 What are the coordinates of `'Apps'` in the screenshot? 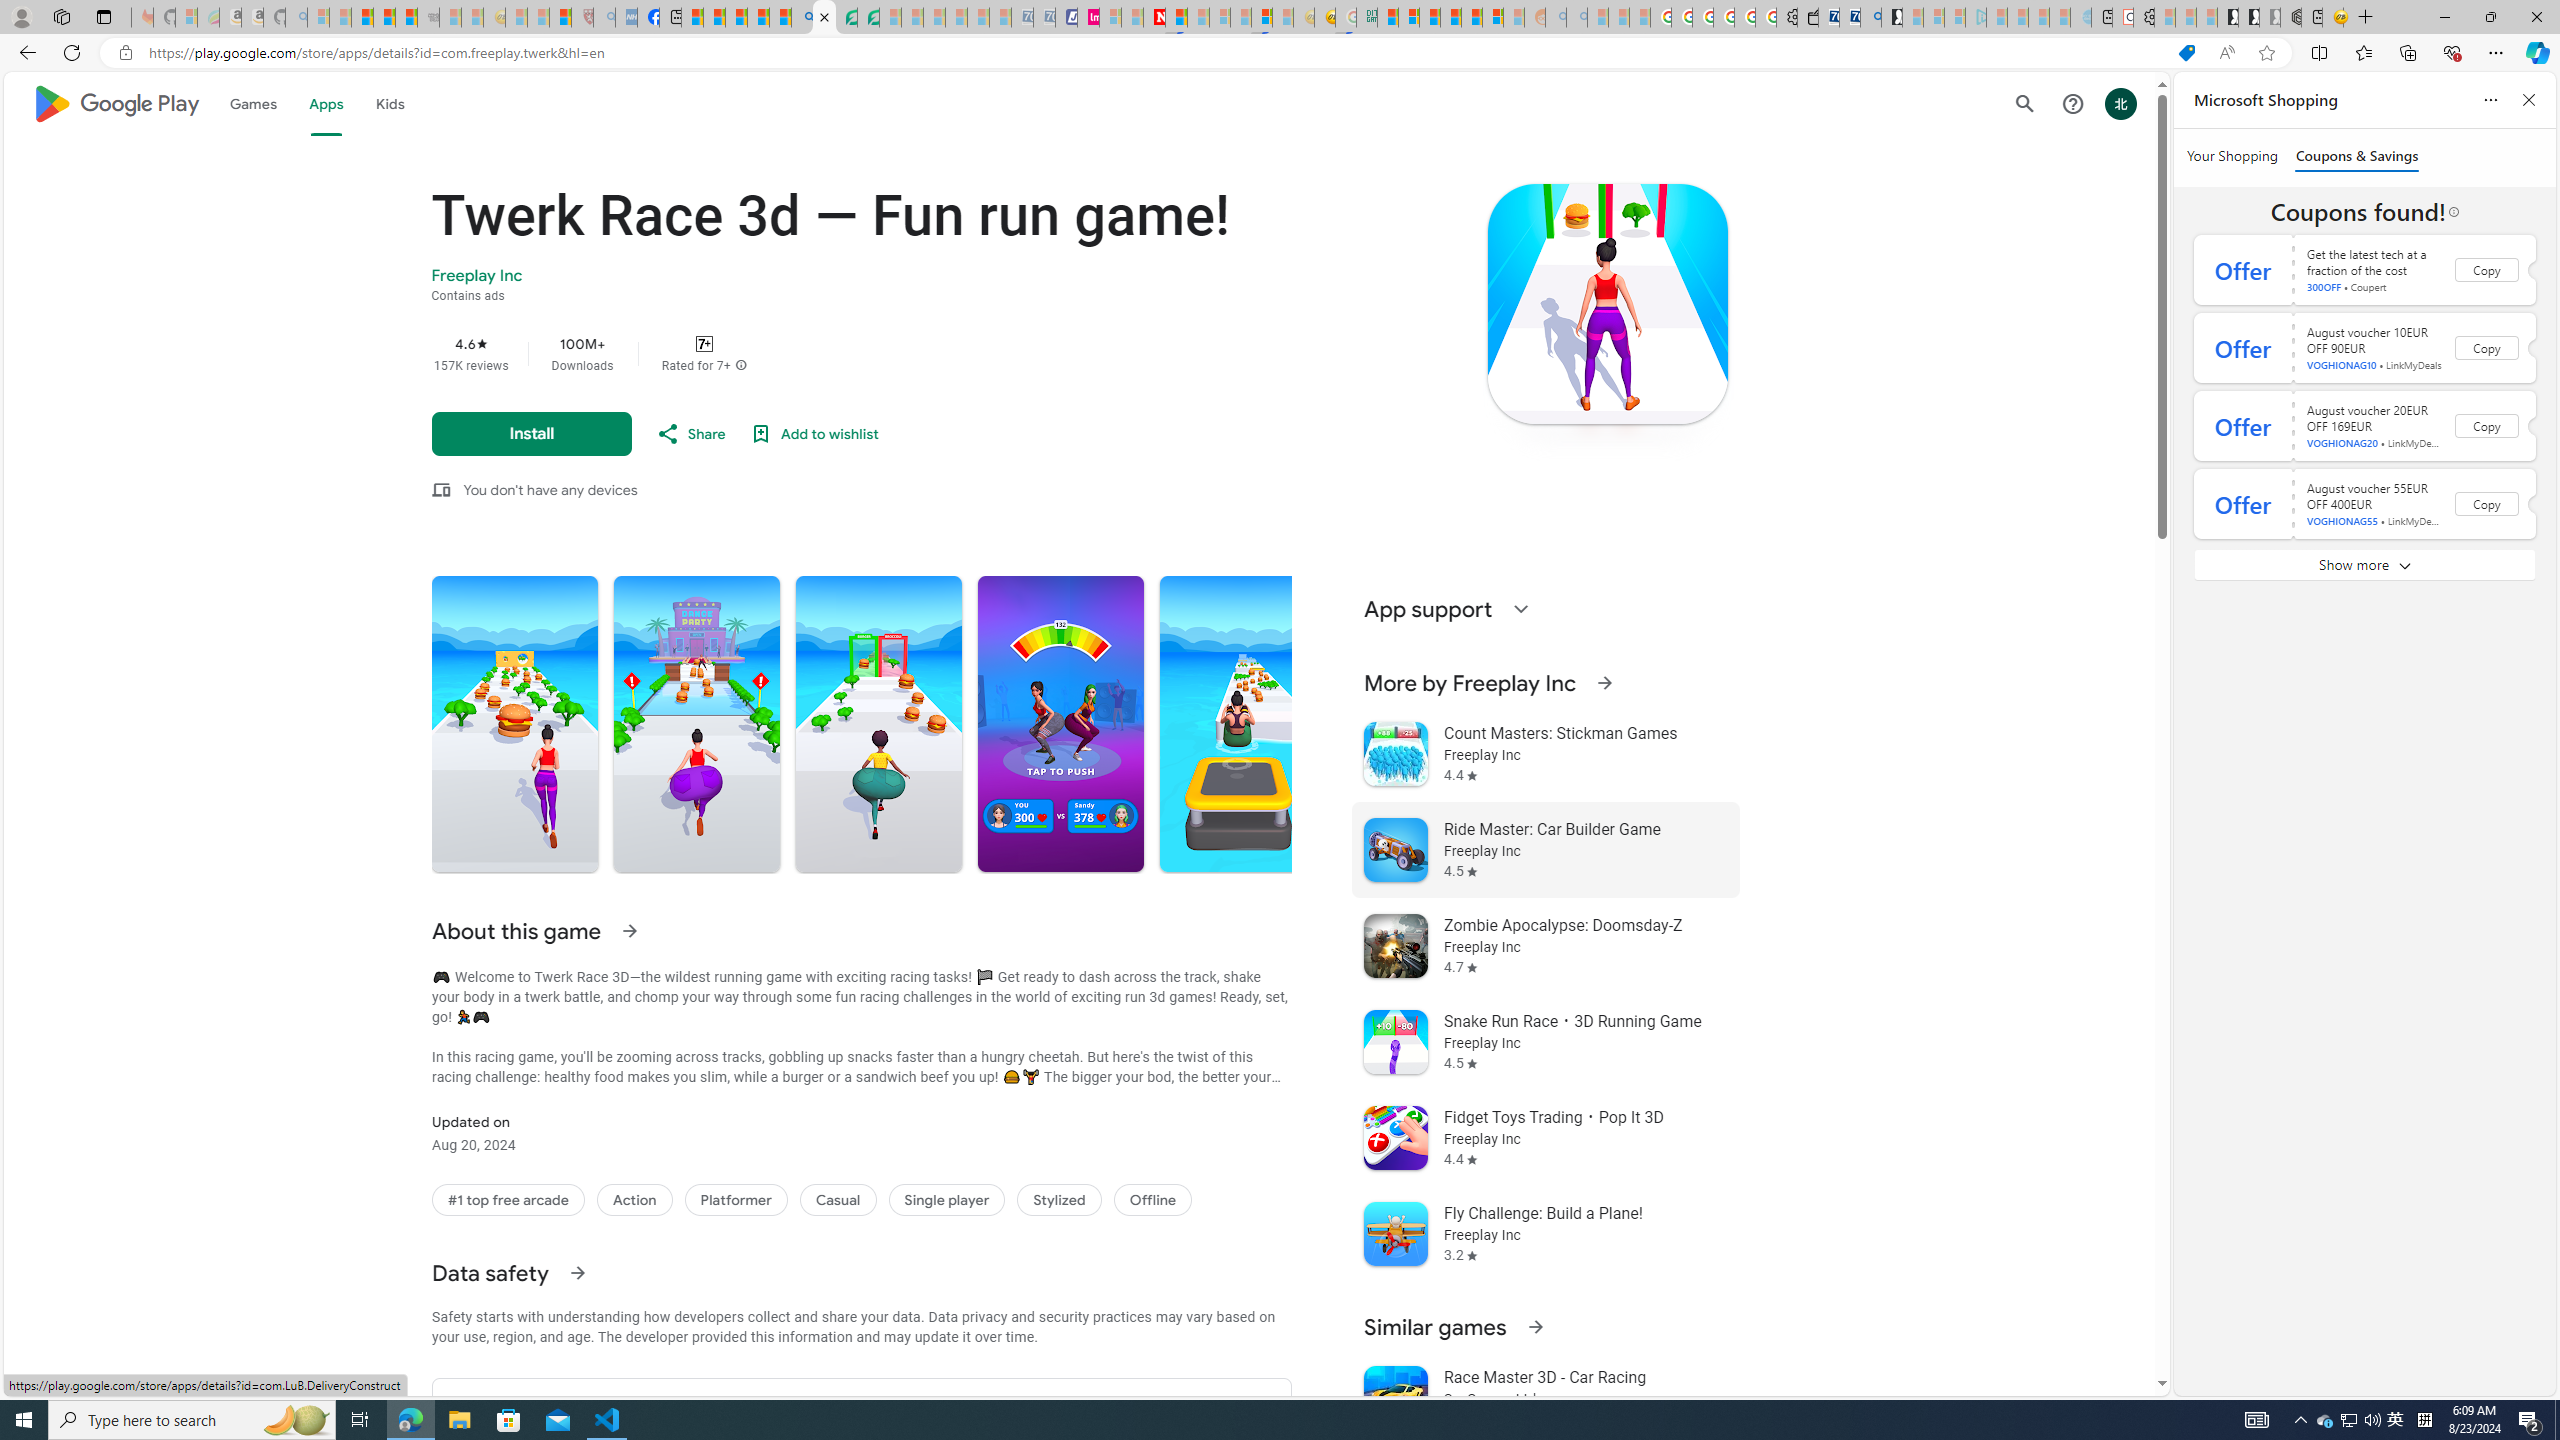 It's located at (326, 103).